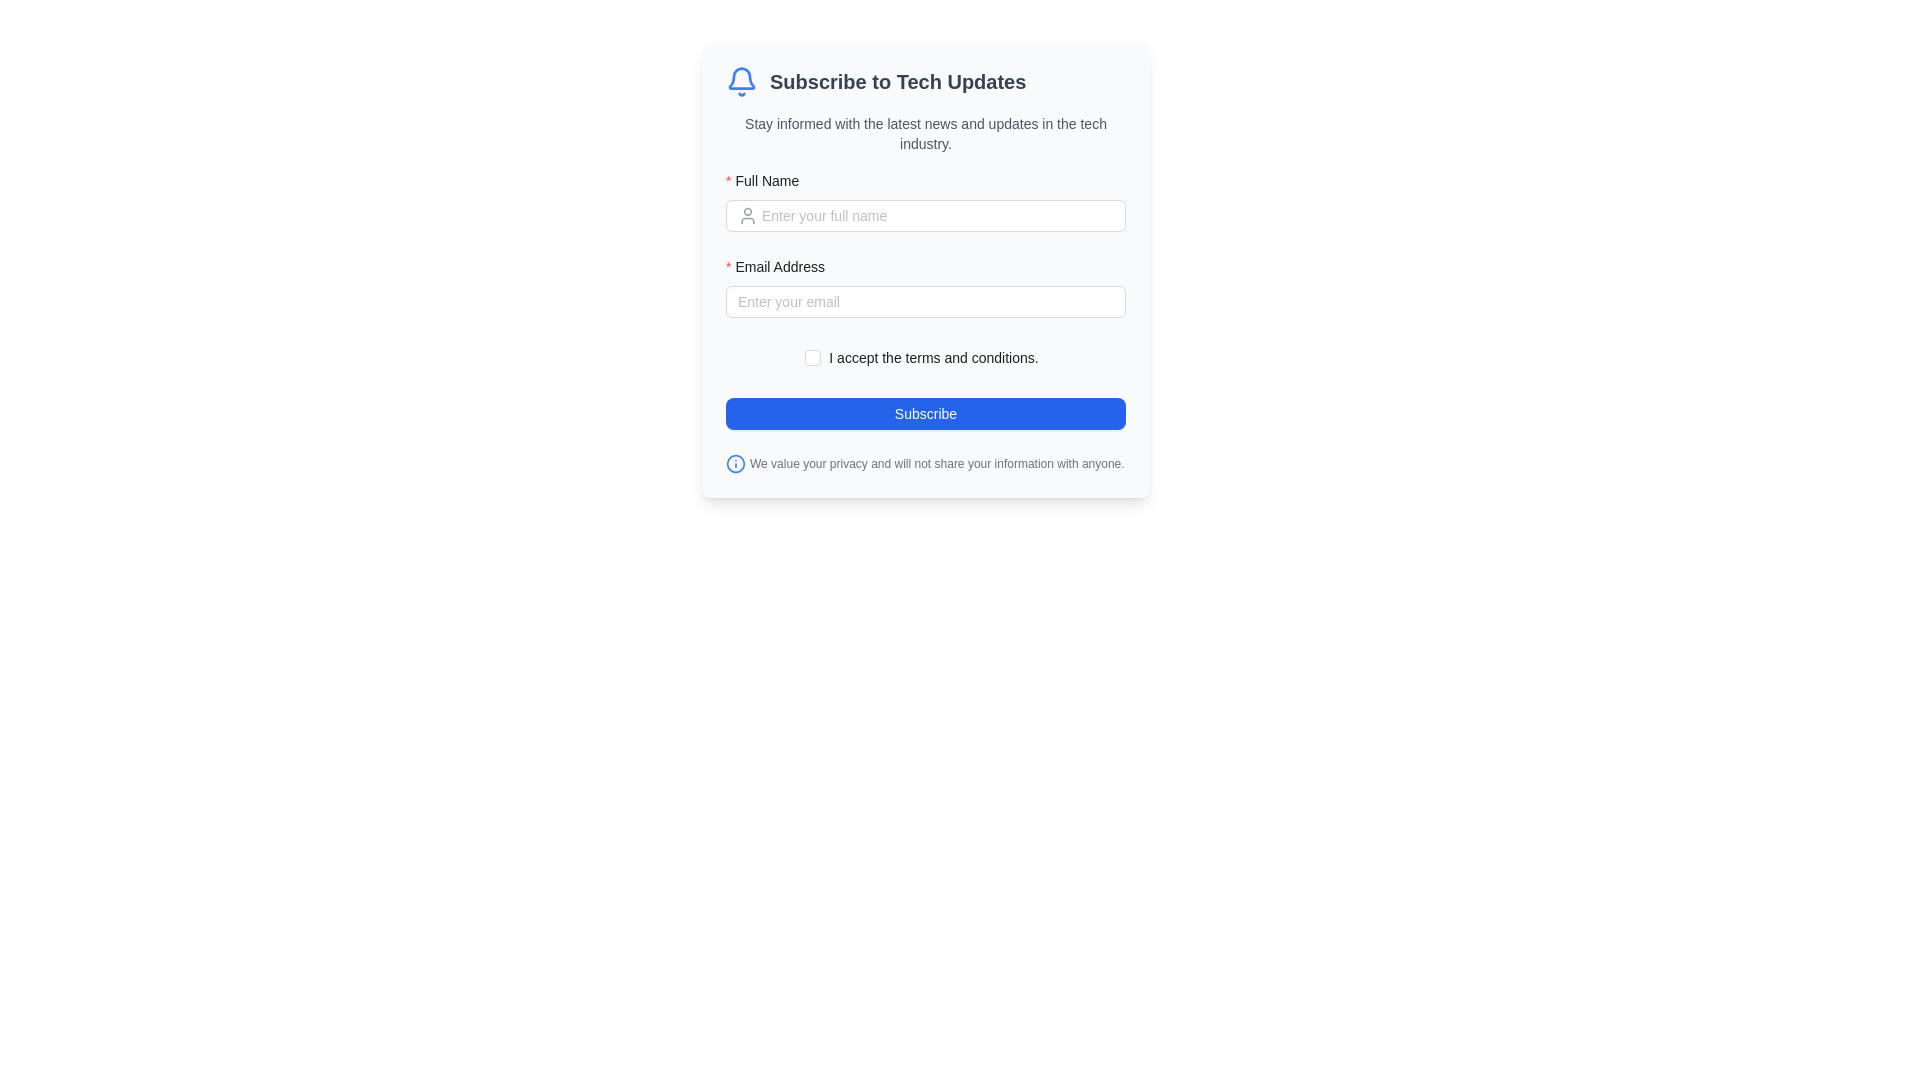 The height and width of the screenshot is (1080, 1920). I want to click on the 'Full Name' label, which is prominently displayed in bold font with a red asterisk, located near the top left of the 'Subscribe to Tech Updates' form, so click(768, 181).